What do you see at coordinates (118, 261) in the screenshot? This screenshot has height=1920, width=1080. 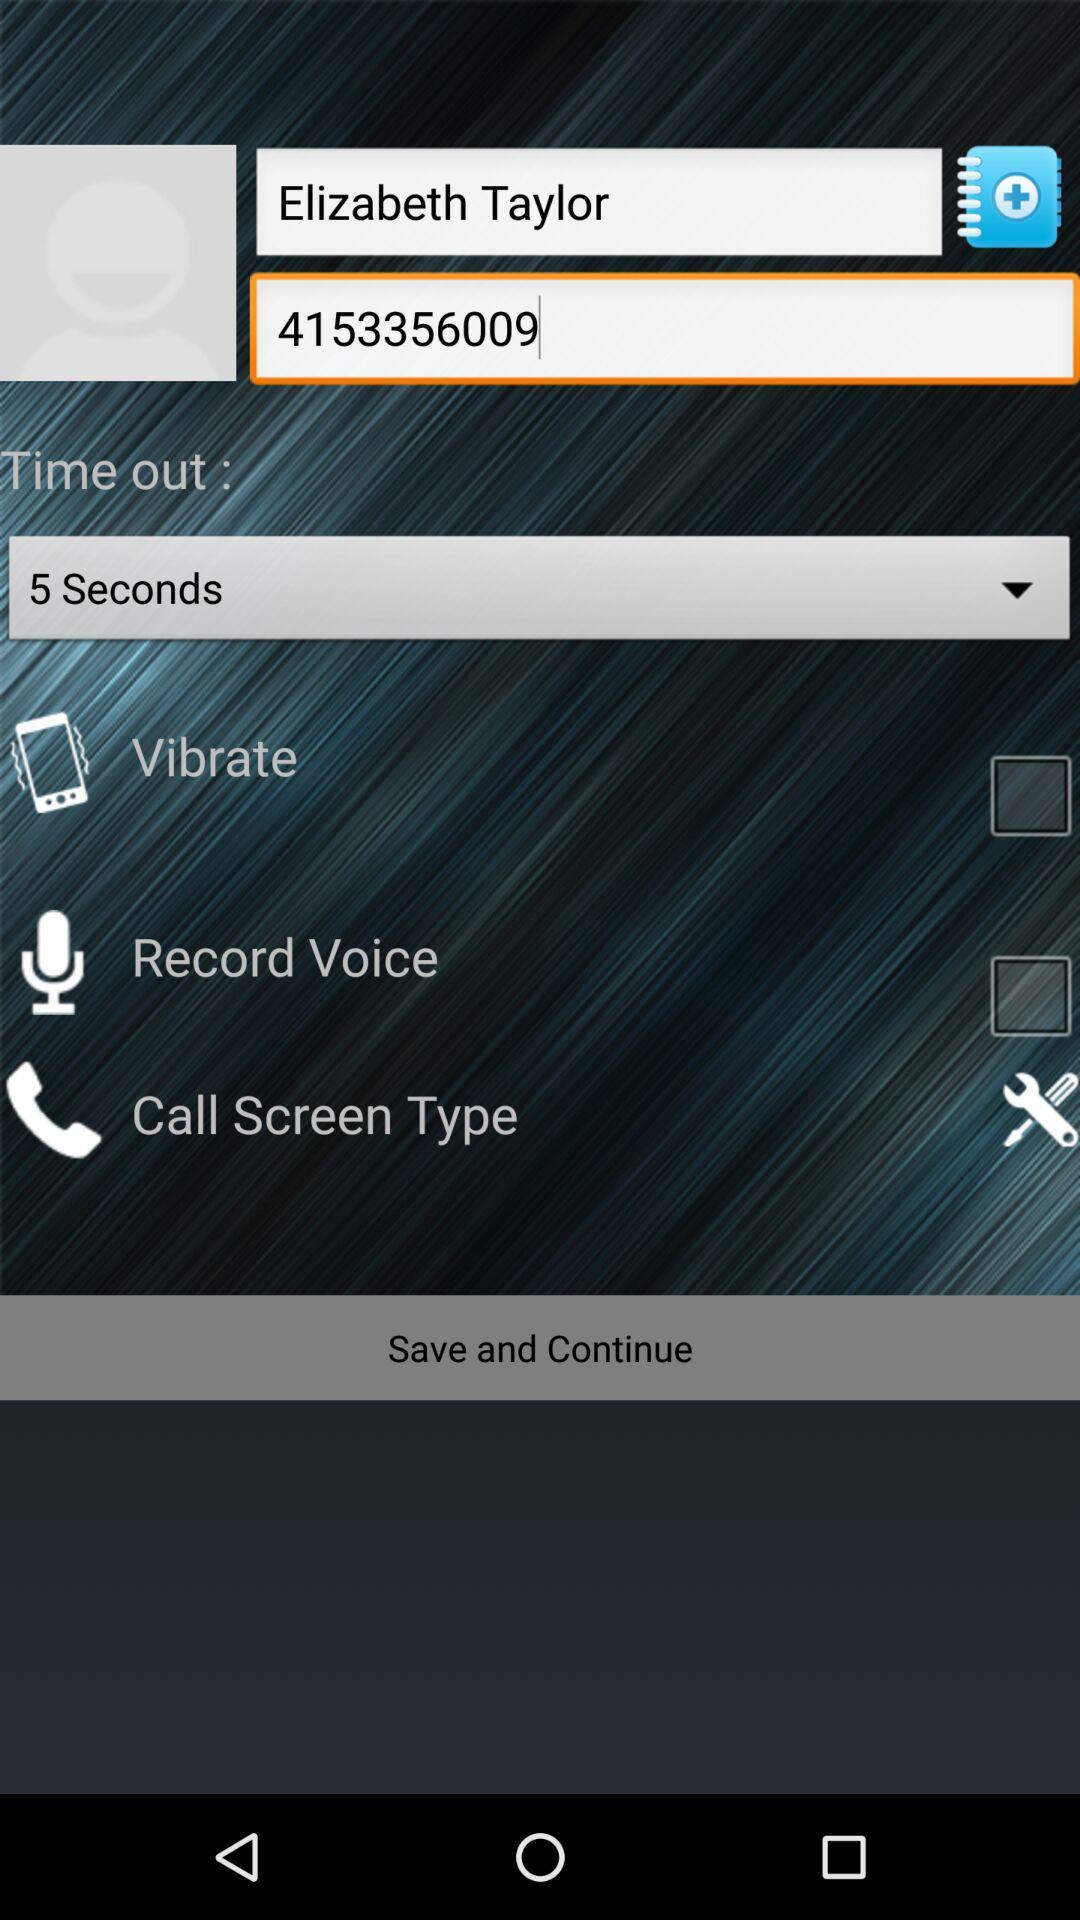 I see `photo` at bounding box center [118, 261].